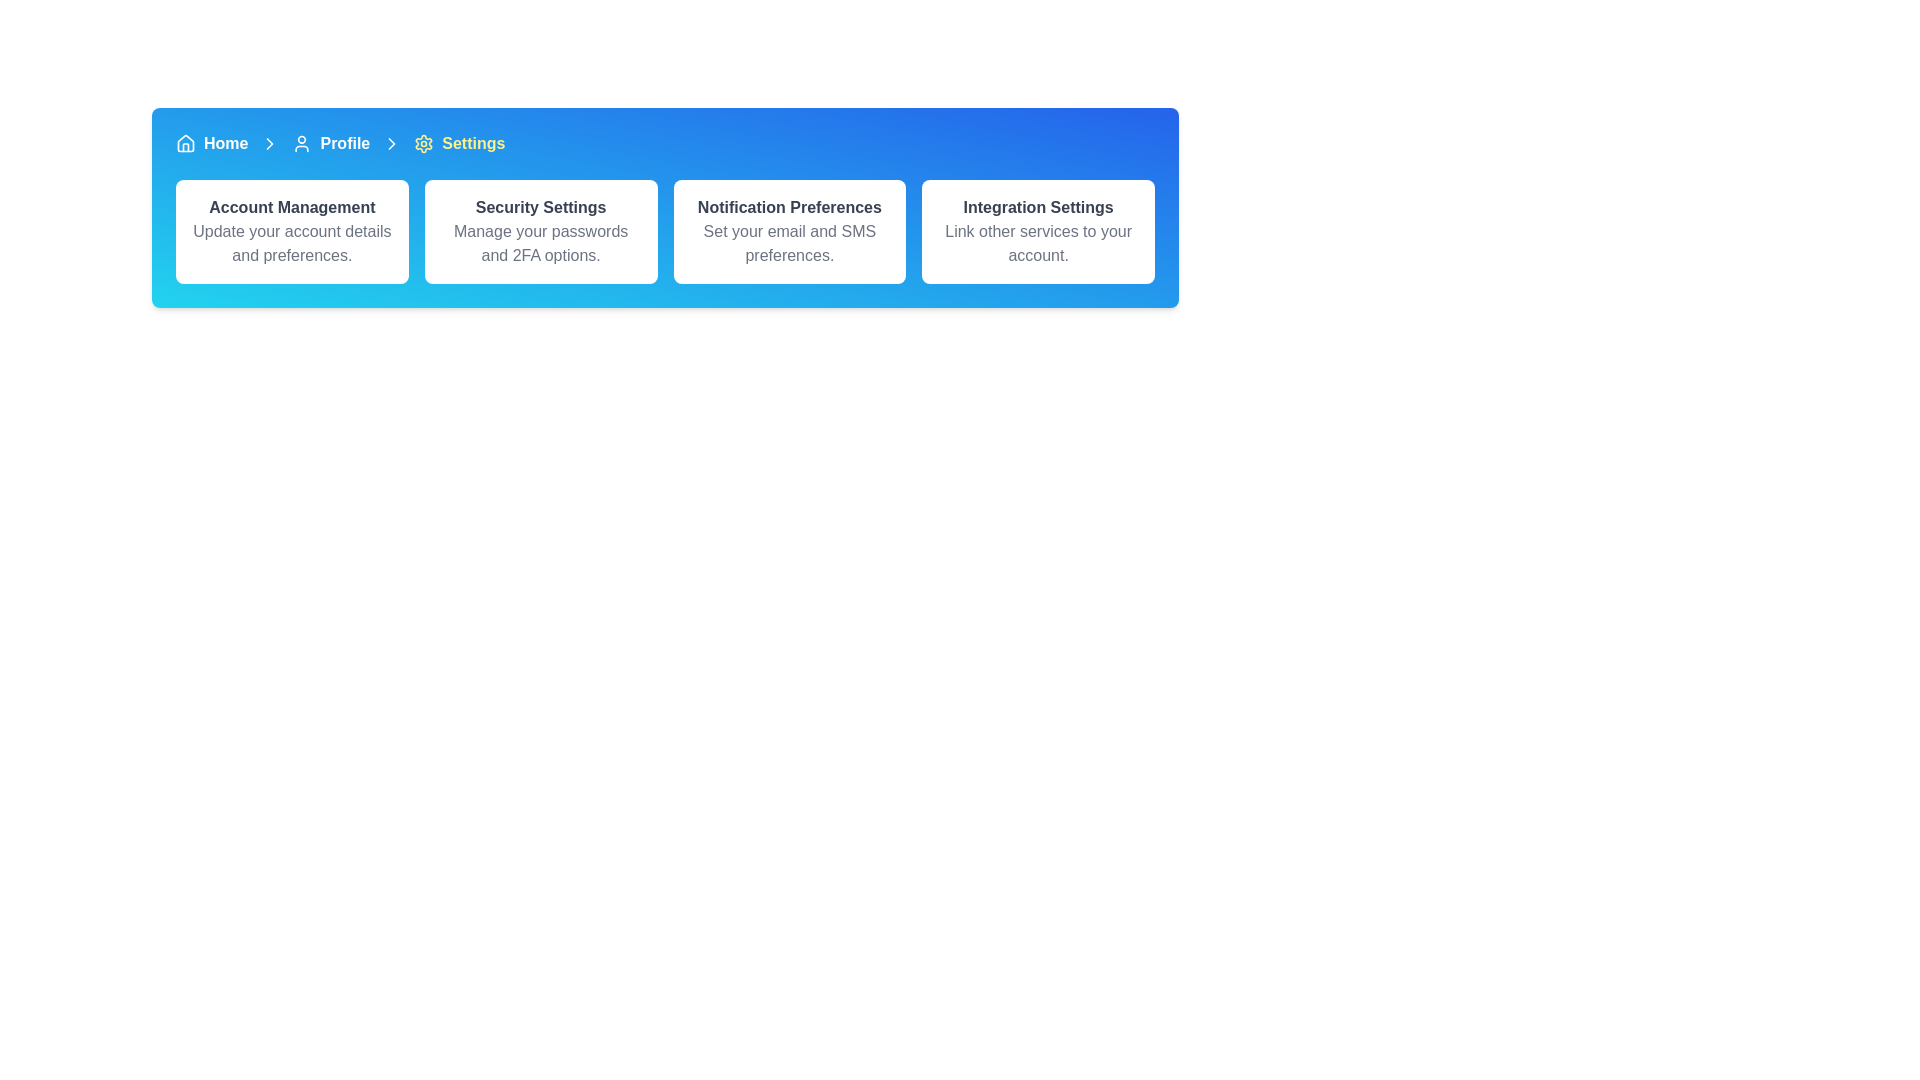  I want to click on the chevron icon in the navigation bar, which serves as a navigational separator between 'Home' and 'Profile', so click(269, 142).